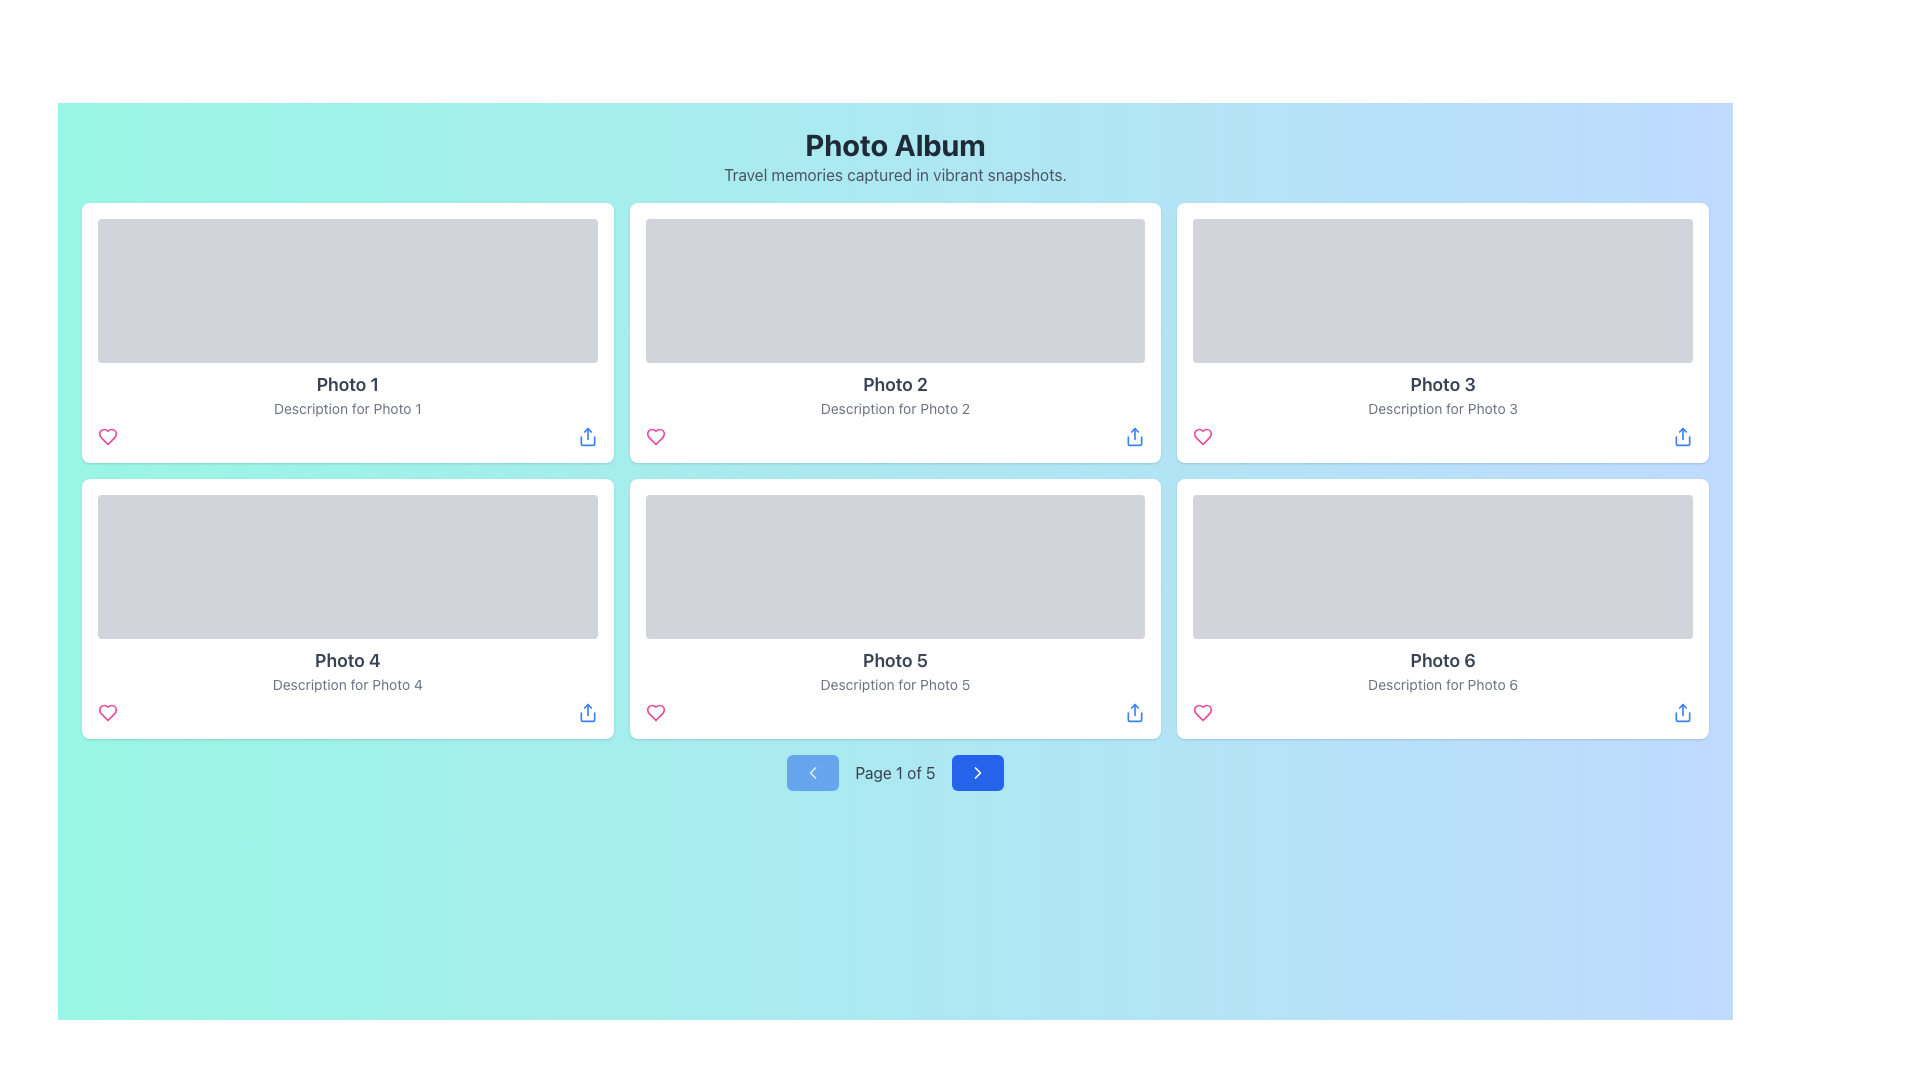  What do you see at coordinates (347, 407) in the screenshot?
I see `the Text Label that provides descriptive context for the photo in the first card of the grid display, positioned below the 'Photo 1' title and above the interactive icons` at bounding box center [347, 407].